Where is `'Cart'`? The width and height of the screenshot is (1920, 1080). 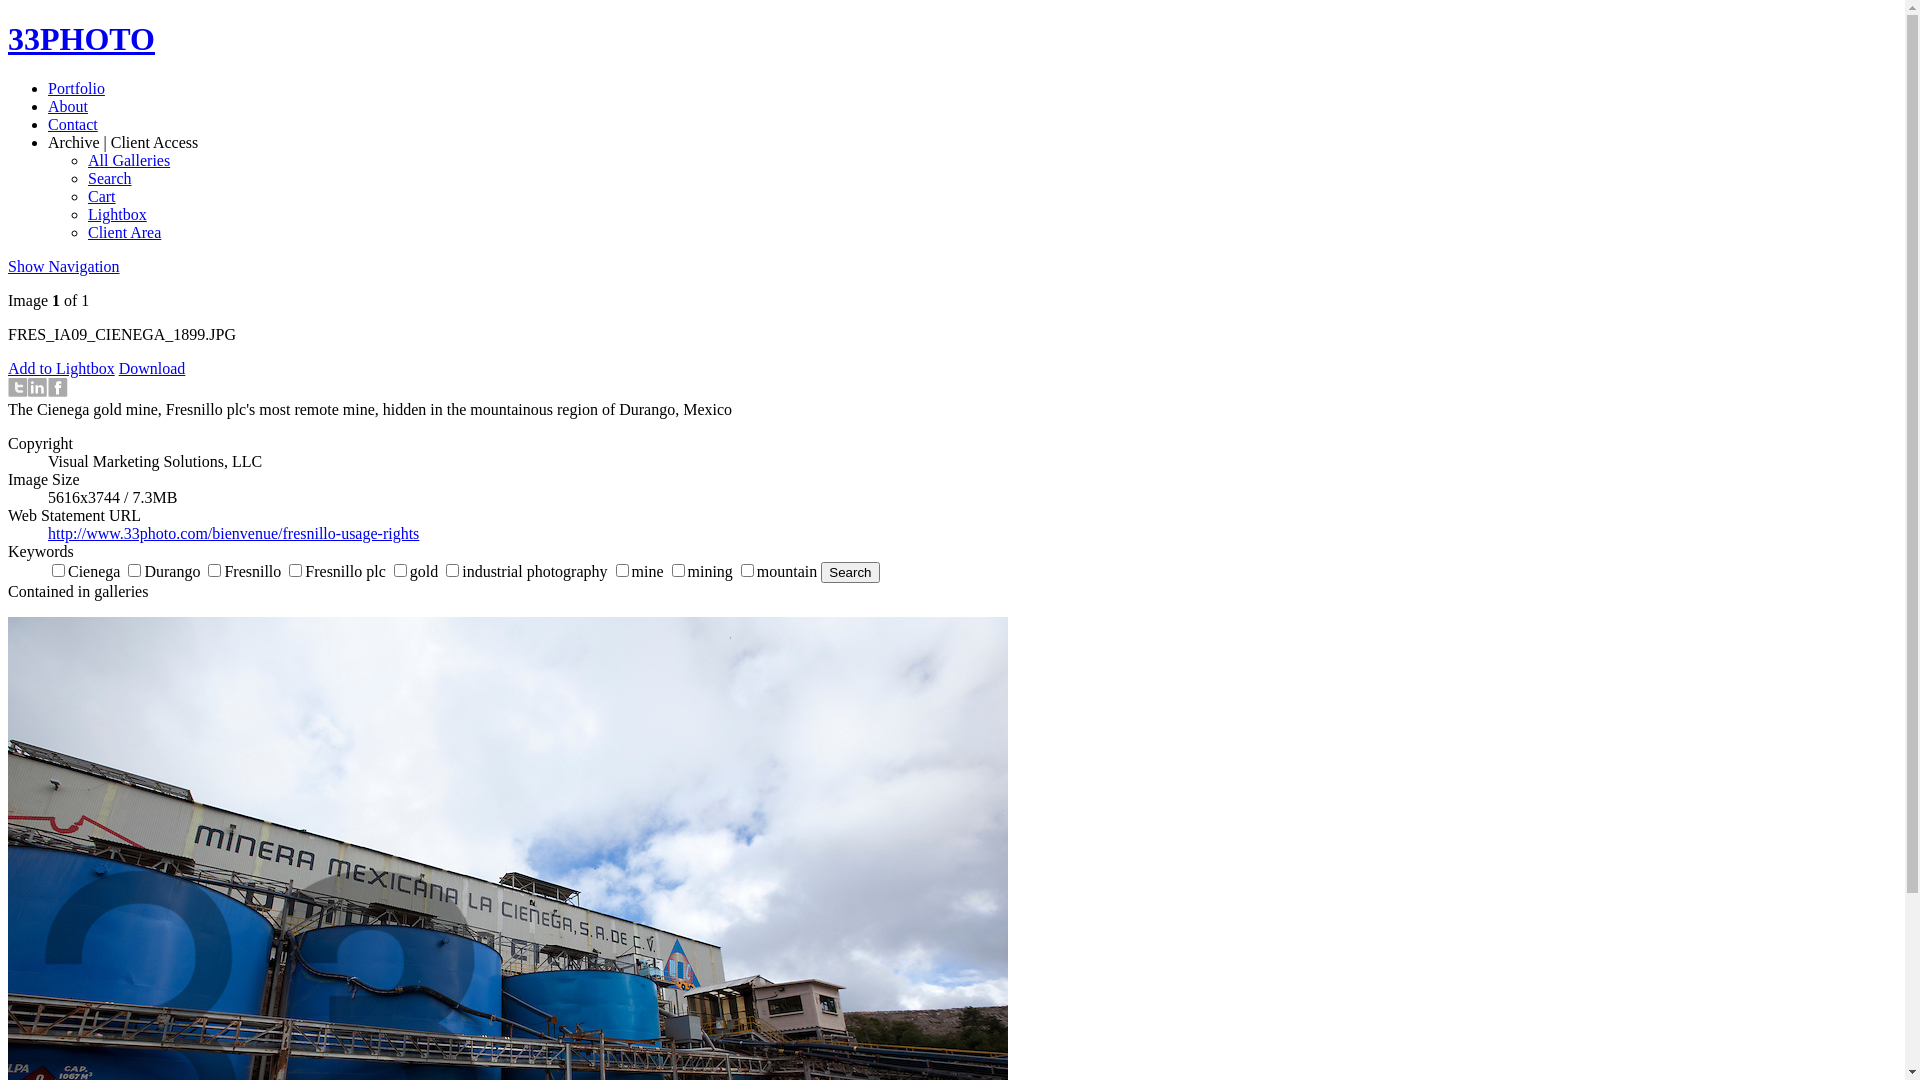 'Cart' is located at coordinates (100, 196).